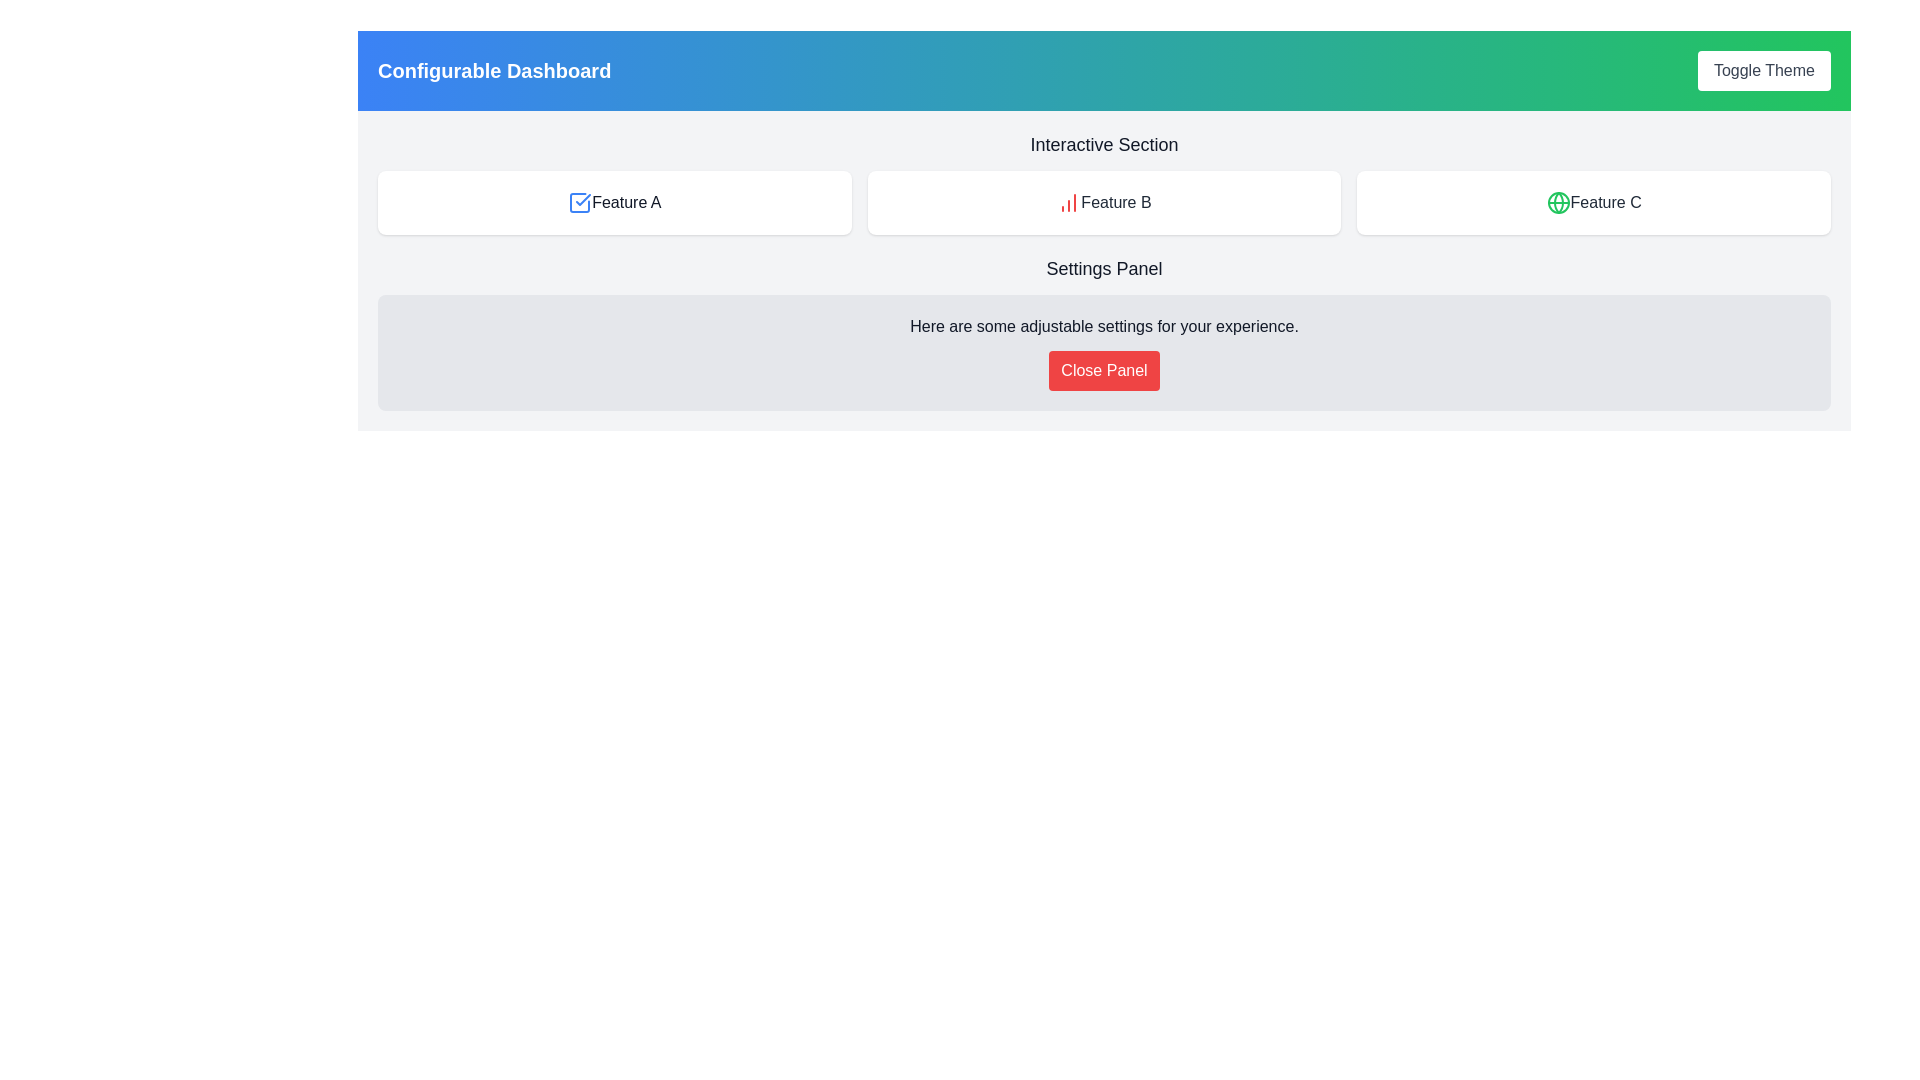 The width and height of the screenshot is (1920, 1080). What do you see at coordinates (1764, 69) in the screenshot?
I see `the 'Toggle Theme' button, which is a rectangular button with a white background and gray text, located at the top right corner adjacent to the 'Configurable Dashboard' label` at bounding box center [1764, 69].